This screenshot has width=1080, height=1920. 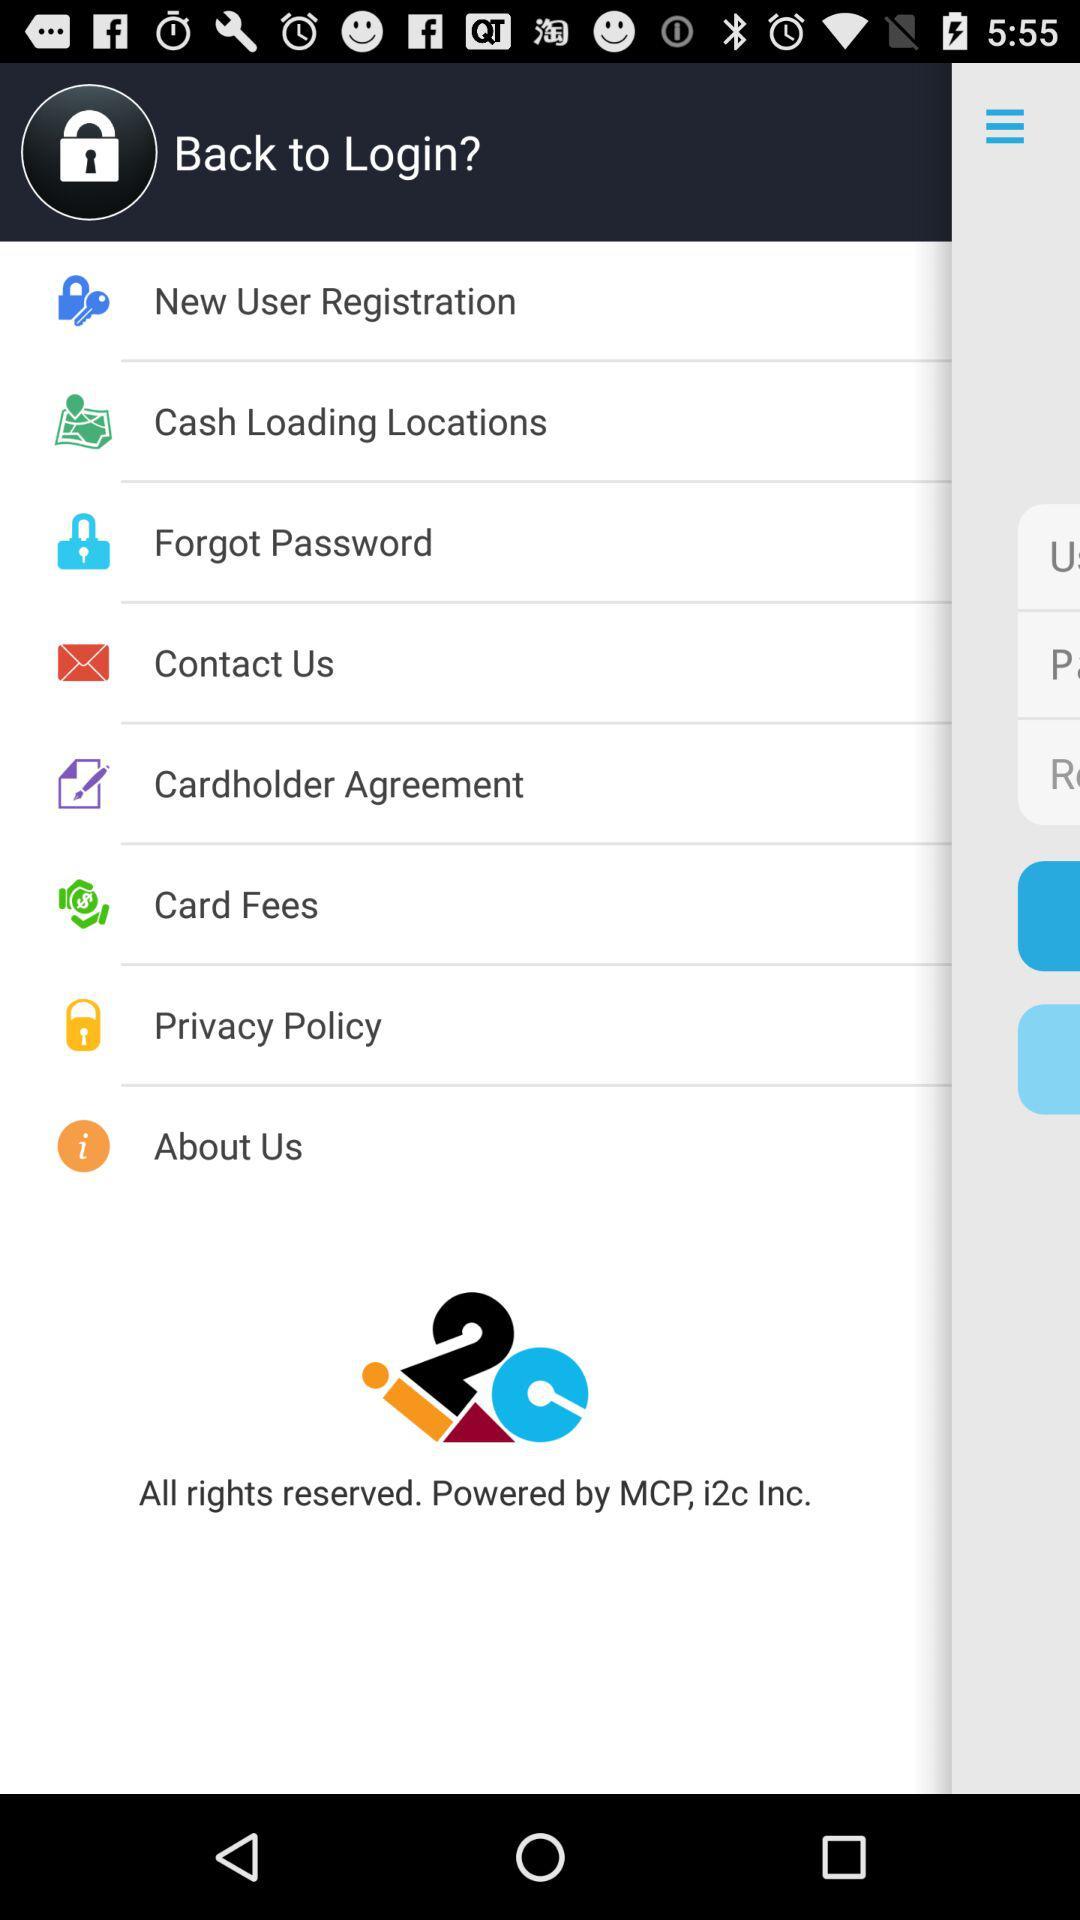 What do you see at coordinates (1015, 124) in the screenshot?
I see `more option icon` at bounding box center [1015, 124].